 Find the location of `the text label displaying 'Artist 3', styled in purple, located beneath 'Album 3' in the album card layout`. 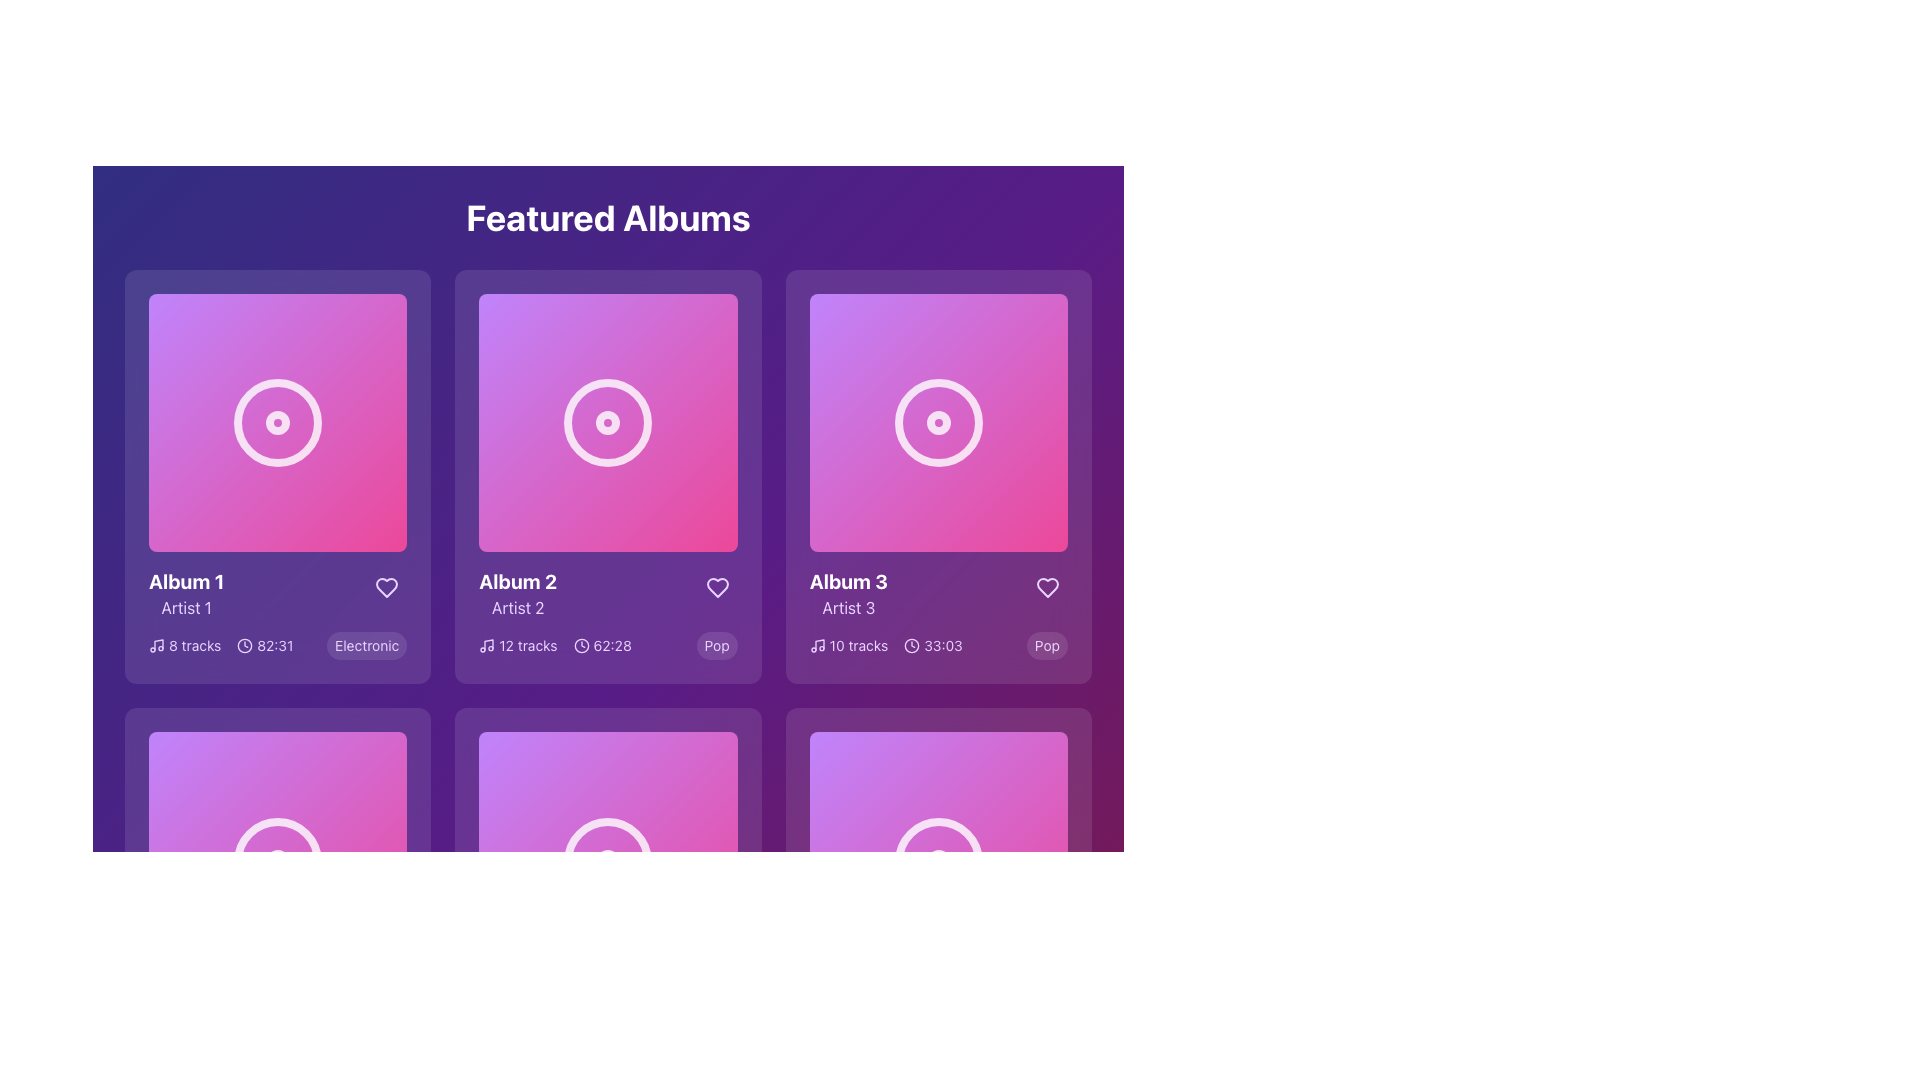

the text label displaying 'Artist 3', styled in purple, located beneath 'Album 3' in the album card layout is located at coordinates (848, 607).